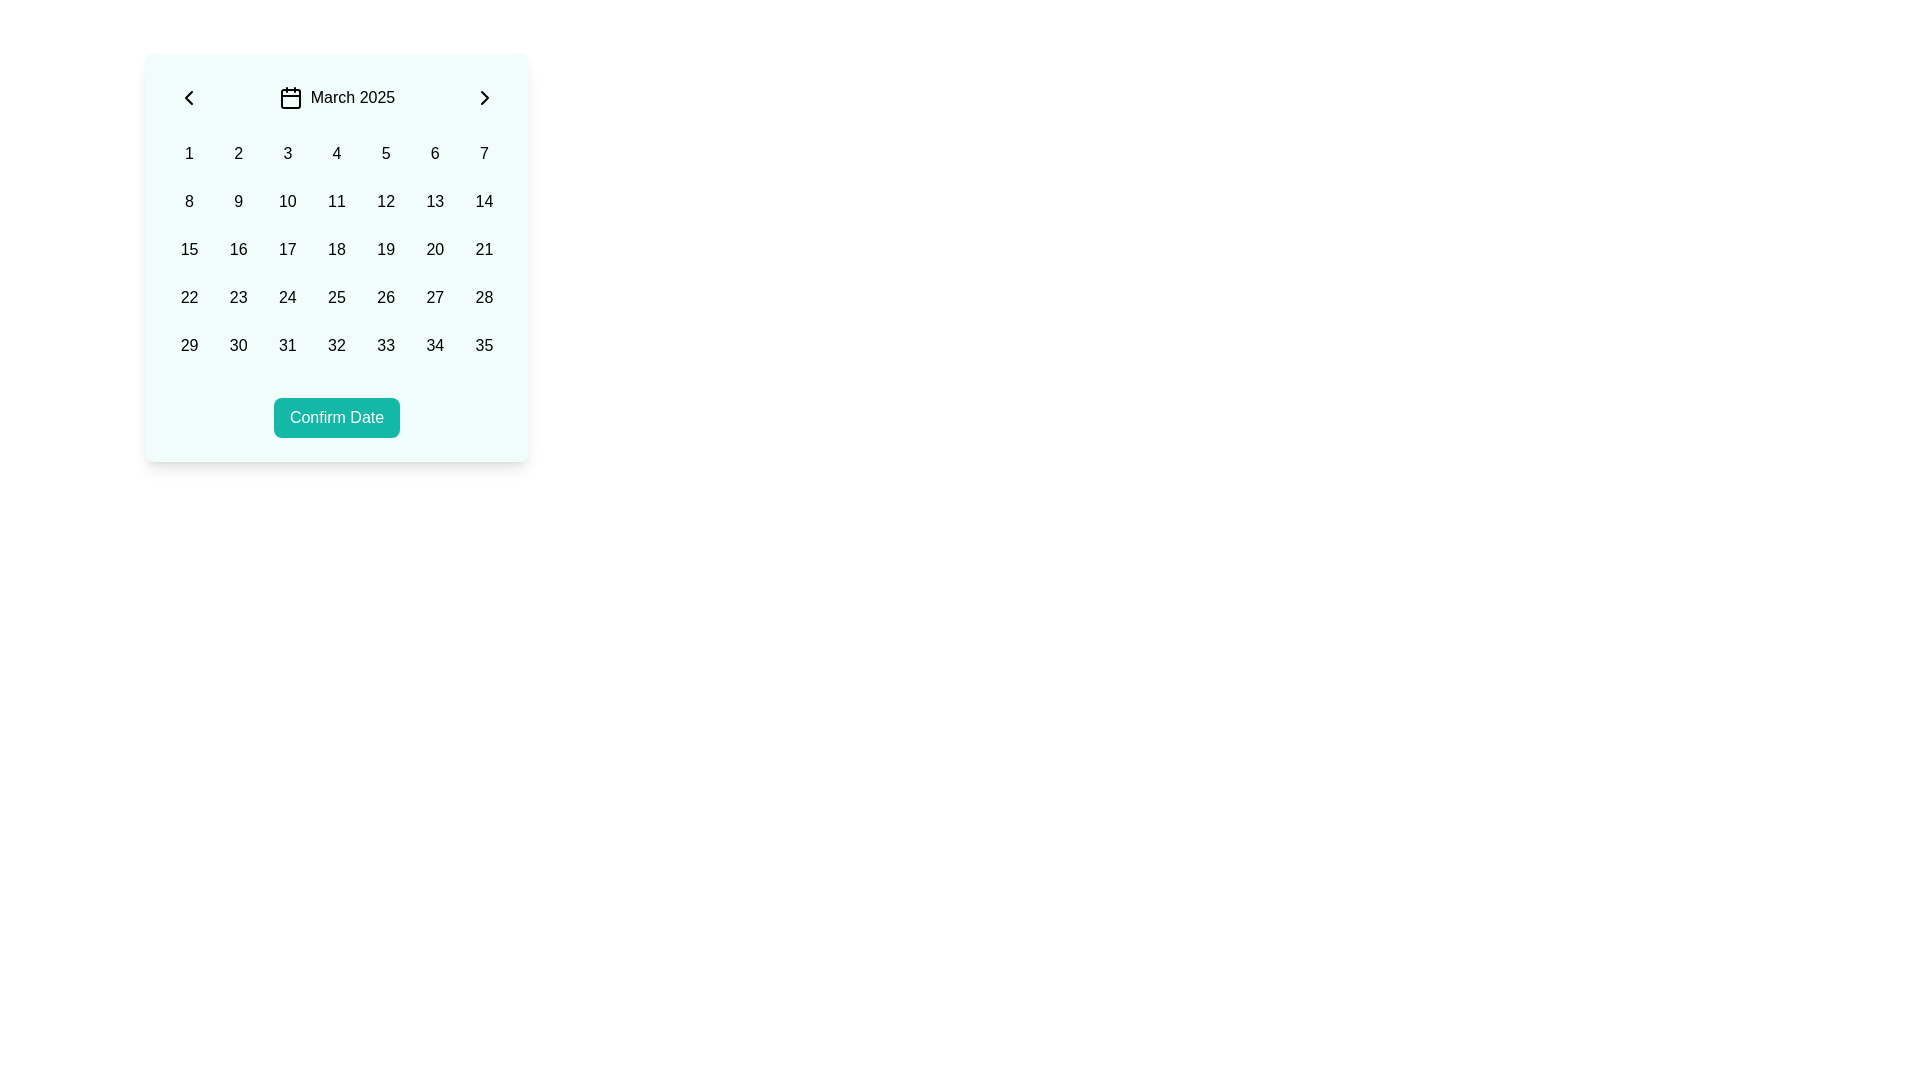  I want to click on the button displaying the number '32' in black text, located in the fifth column of the last row of the grid layout, which has a teal hover effect and rounded corners, so click(336, 345).